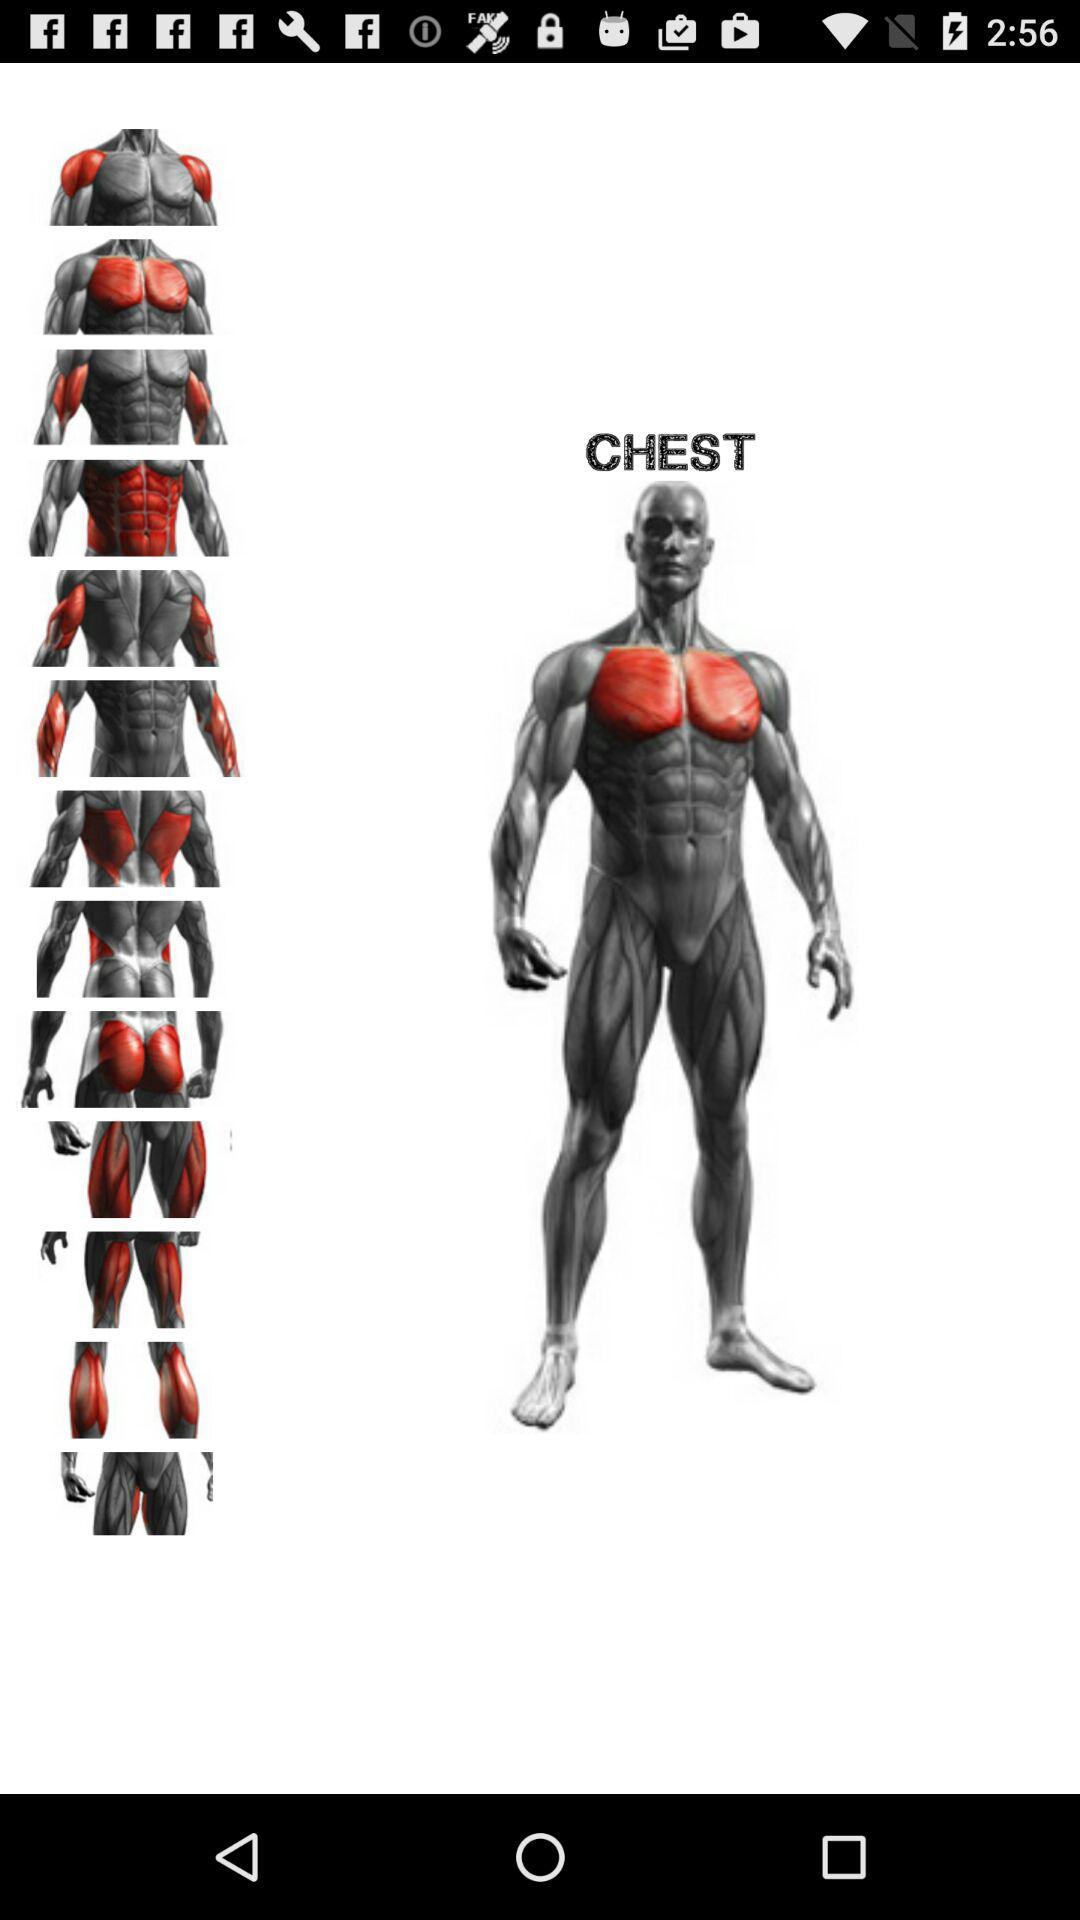 The width and height of the screenshot is (1080, 1920). What do you see at coordinates (131, 610) in the screenshot?
I see `triceps` at bounding box center [131, 610].